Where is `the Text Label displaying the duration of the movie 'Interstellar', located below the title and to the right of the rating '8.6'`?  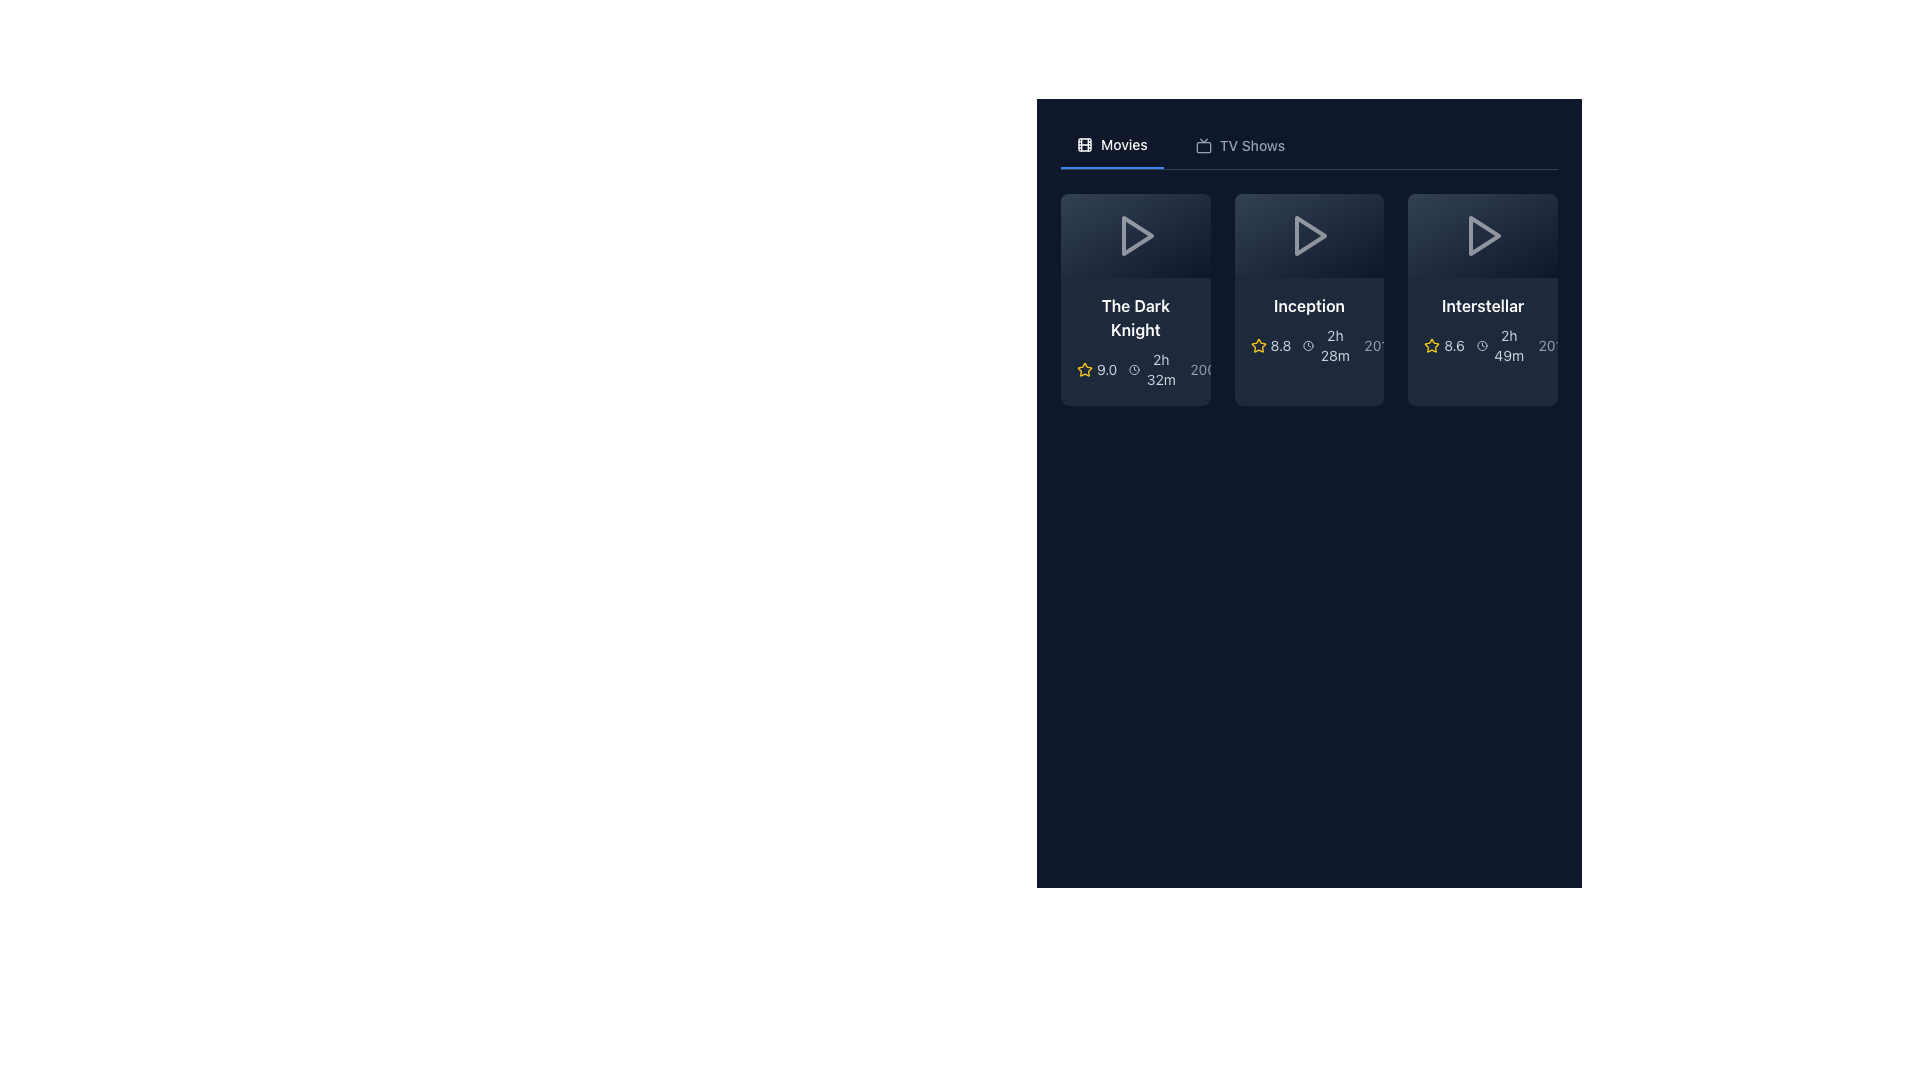 the Text Label displaying the duration of the movie 'Interstellar', located below the title and to the right of the rating '8.6' is located at coordinates (1509, 345).